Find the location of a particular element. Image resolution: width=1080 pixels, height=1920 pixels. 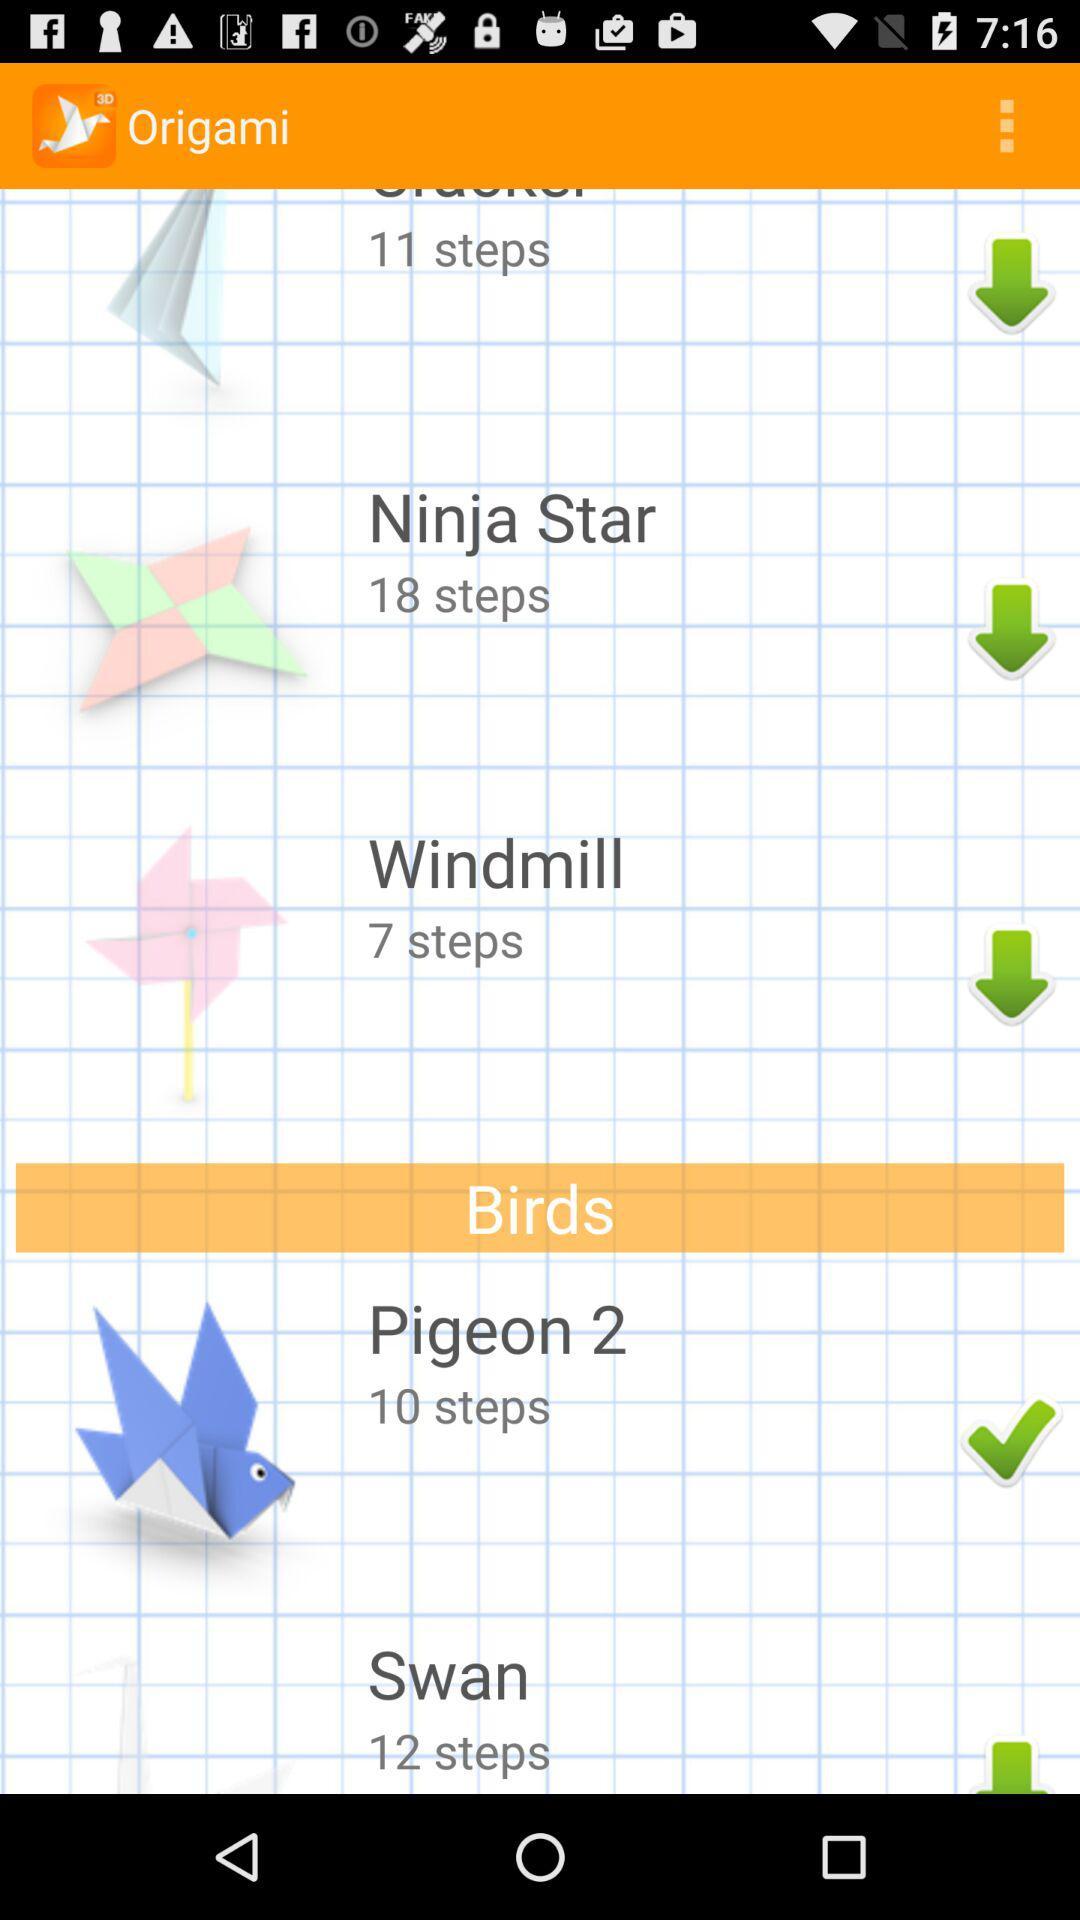

the app above 12 steps app is located at coordinates (658, 1673).